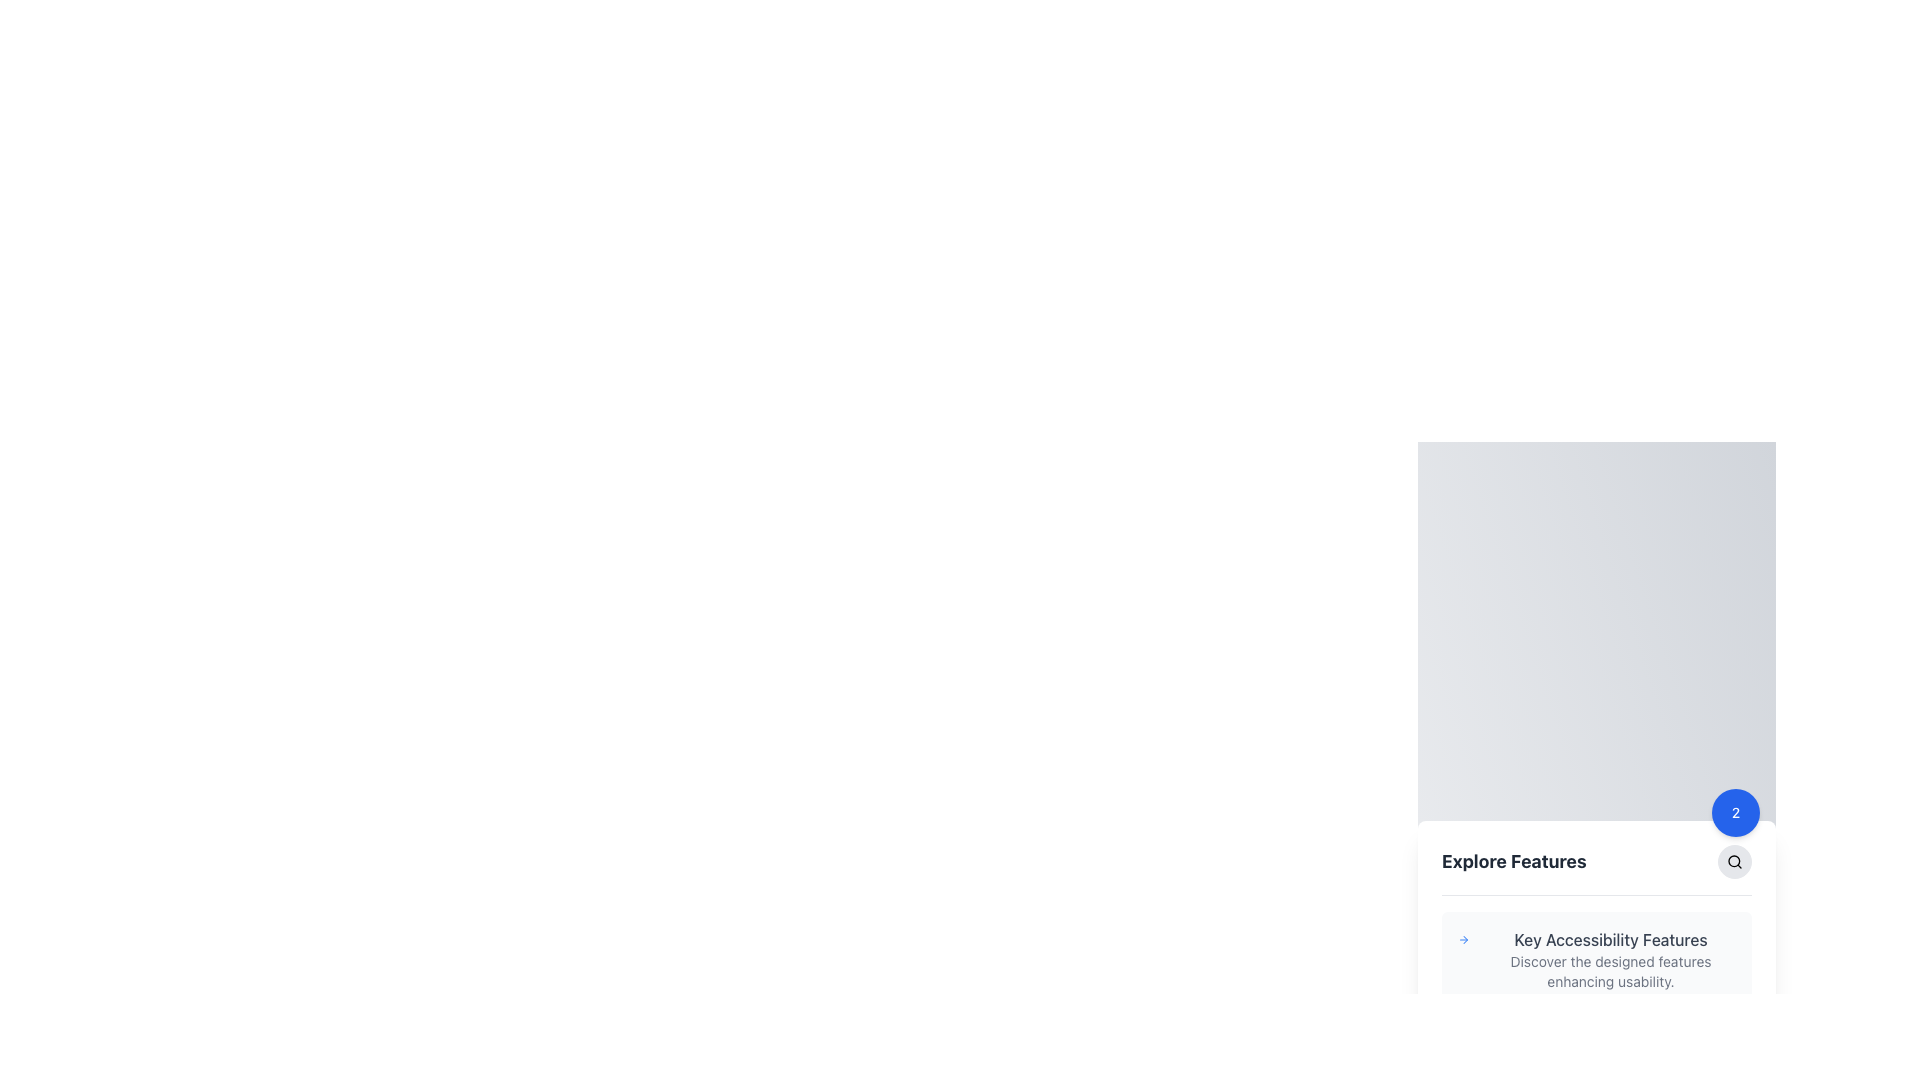 This screenshot has width=1920, height=1080. I want to click on the small magnifying glass icon located in the top-right corner of the card, so click(1733, 860).